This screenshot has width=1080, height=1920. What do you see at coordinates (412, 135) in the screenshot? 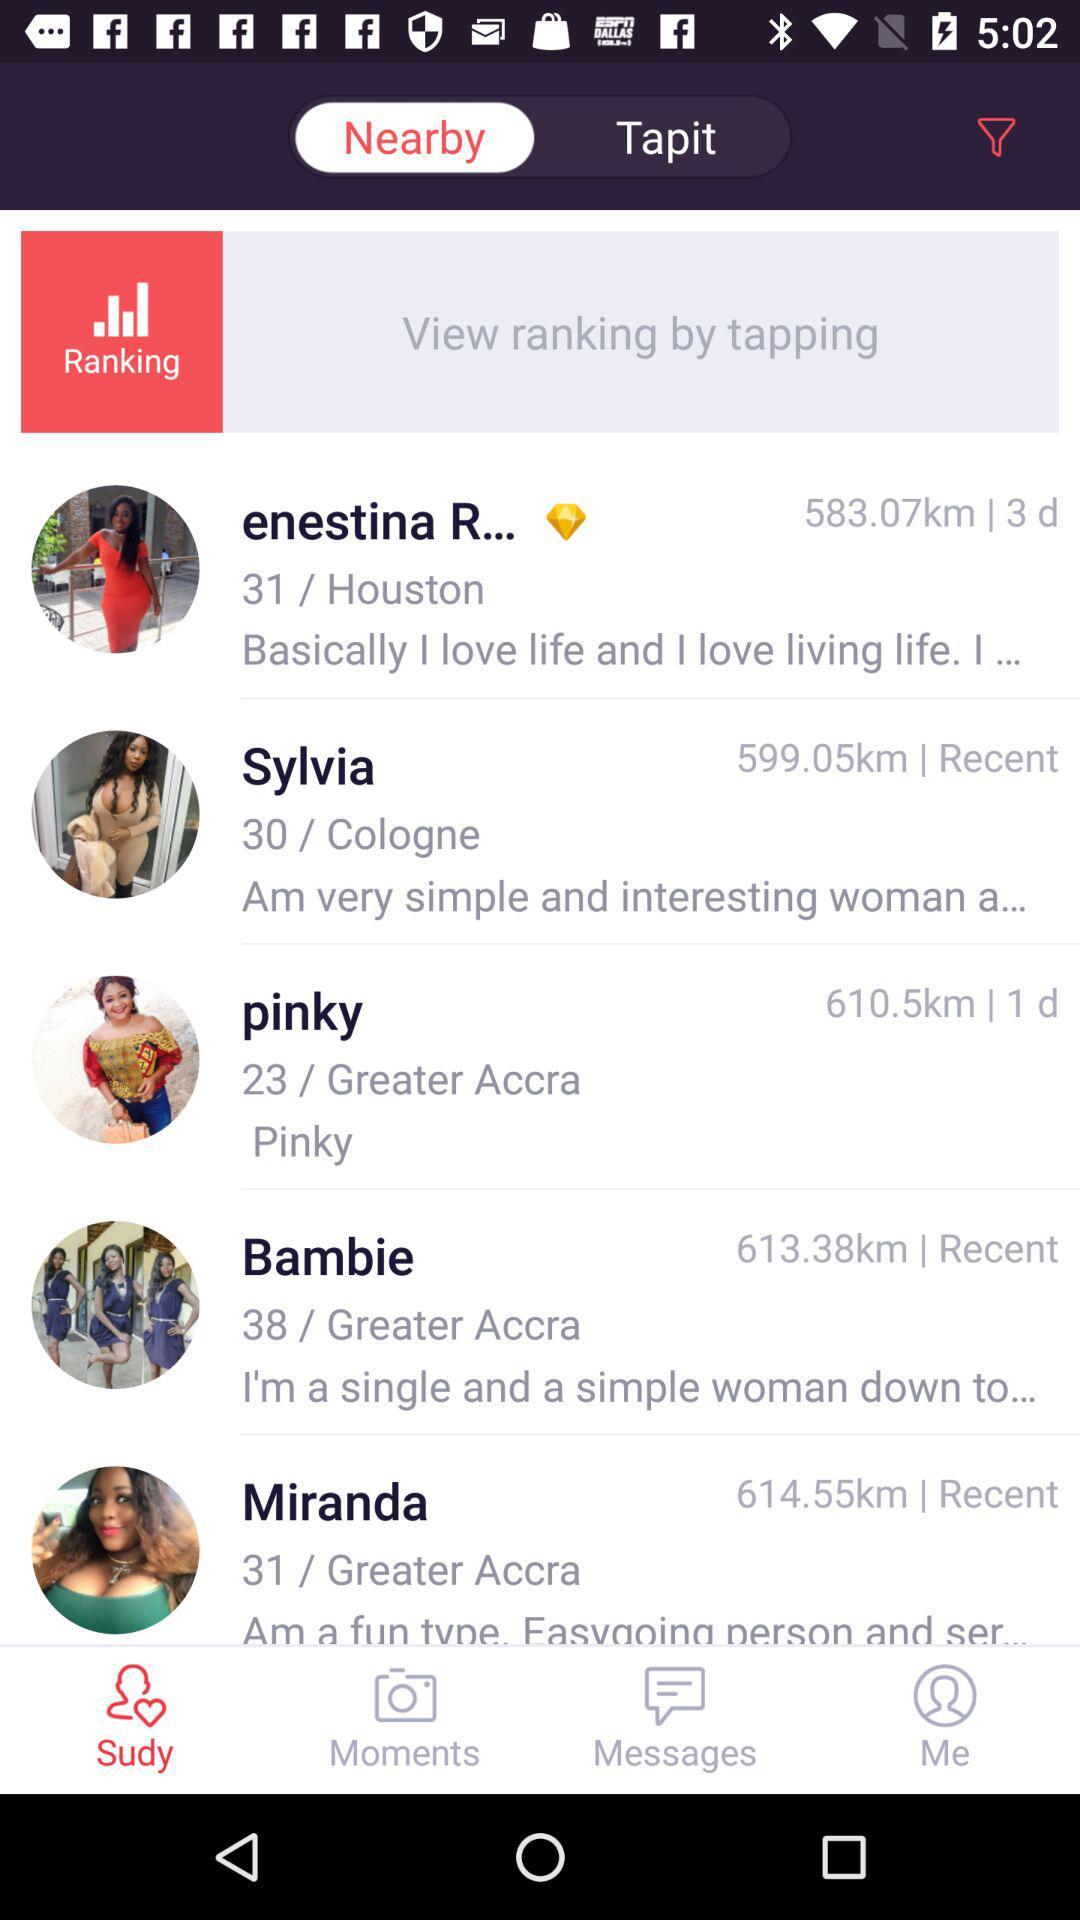
I see `item next to tapit item` at bounding box center [412, 135].